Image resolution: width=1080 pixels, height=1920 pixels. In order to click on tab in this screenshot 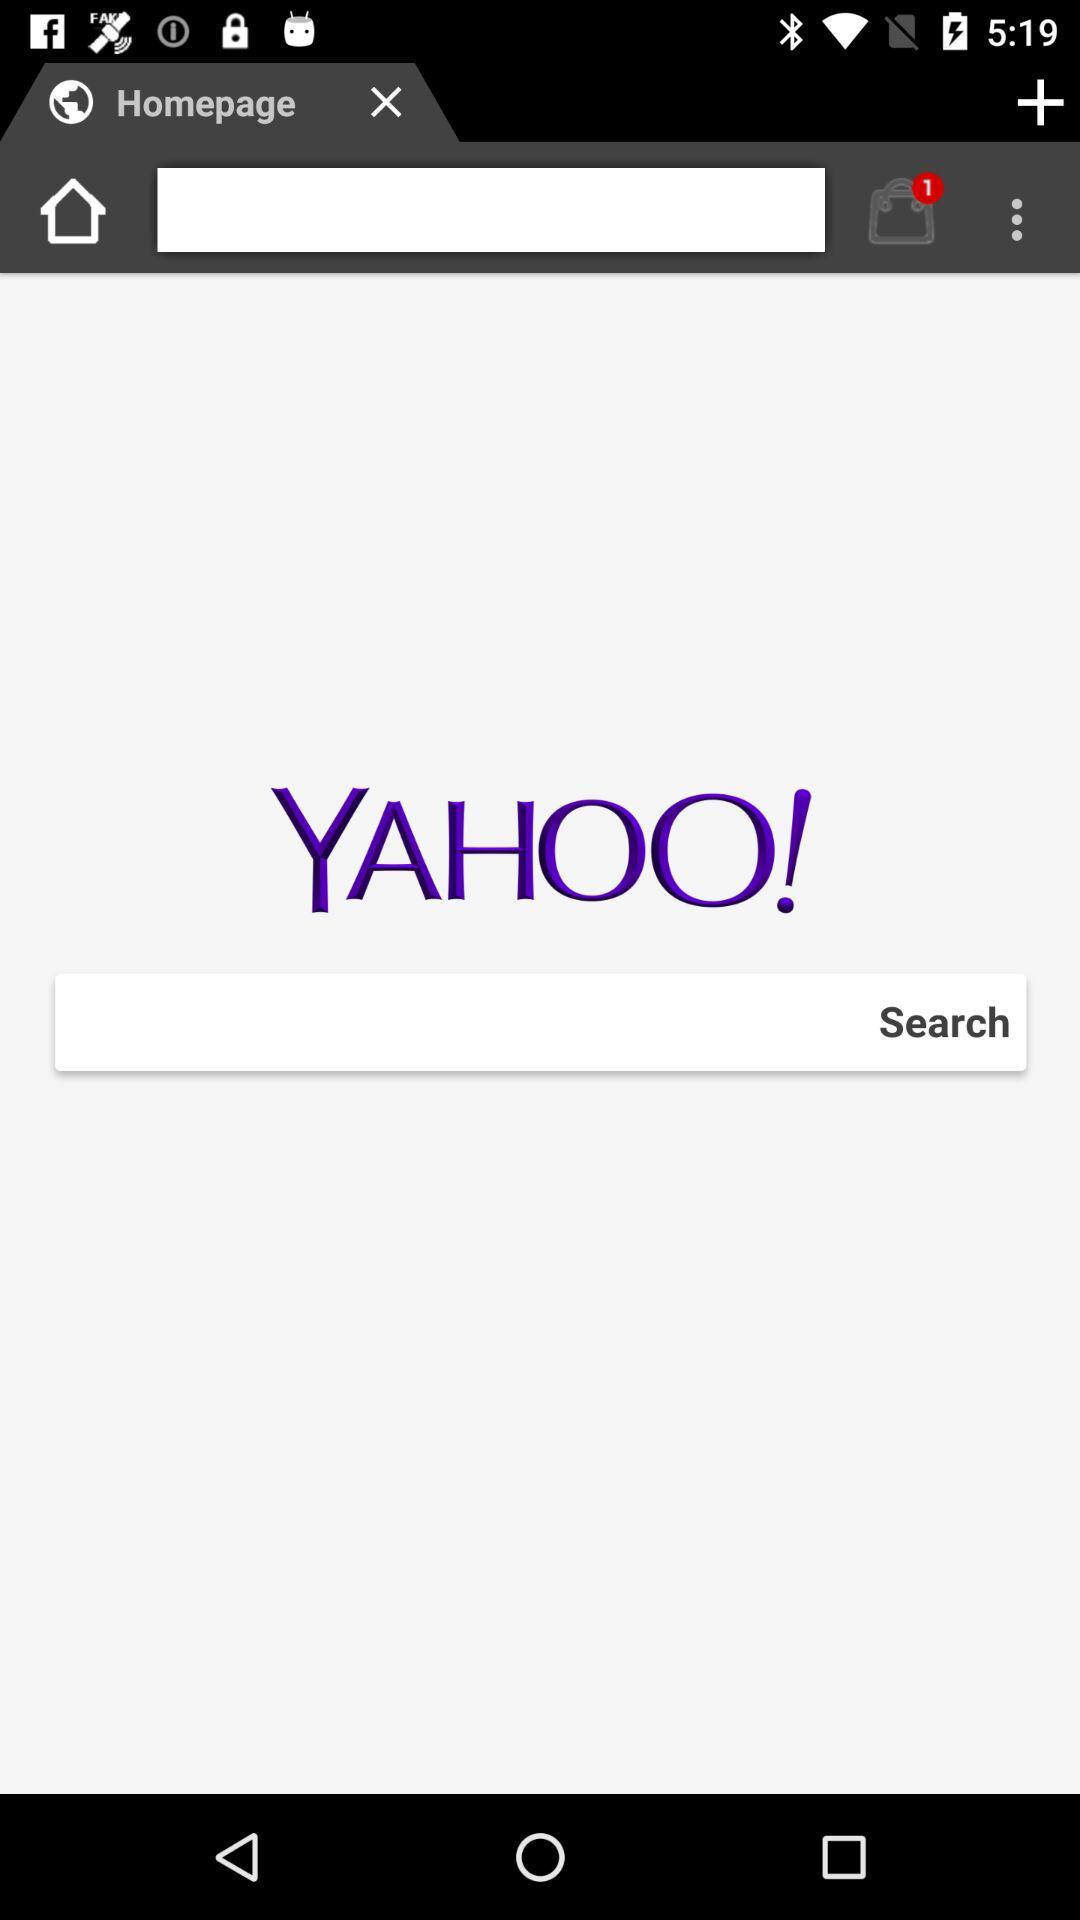, I will do `click(1039, 101)`.